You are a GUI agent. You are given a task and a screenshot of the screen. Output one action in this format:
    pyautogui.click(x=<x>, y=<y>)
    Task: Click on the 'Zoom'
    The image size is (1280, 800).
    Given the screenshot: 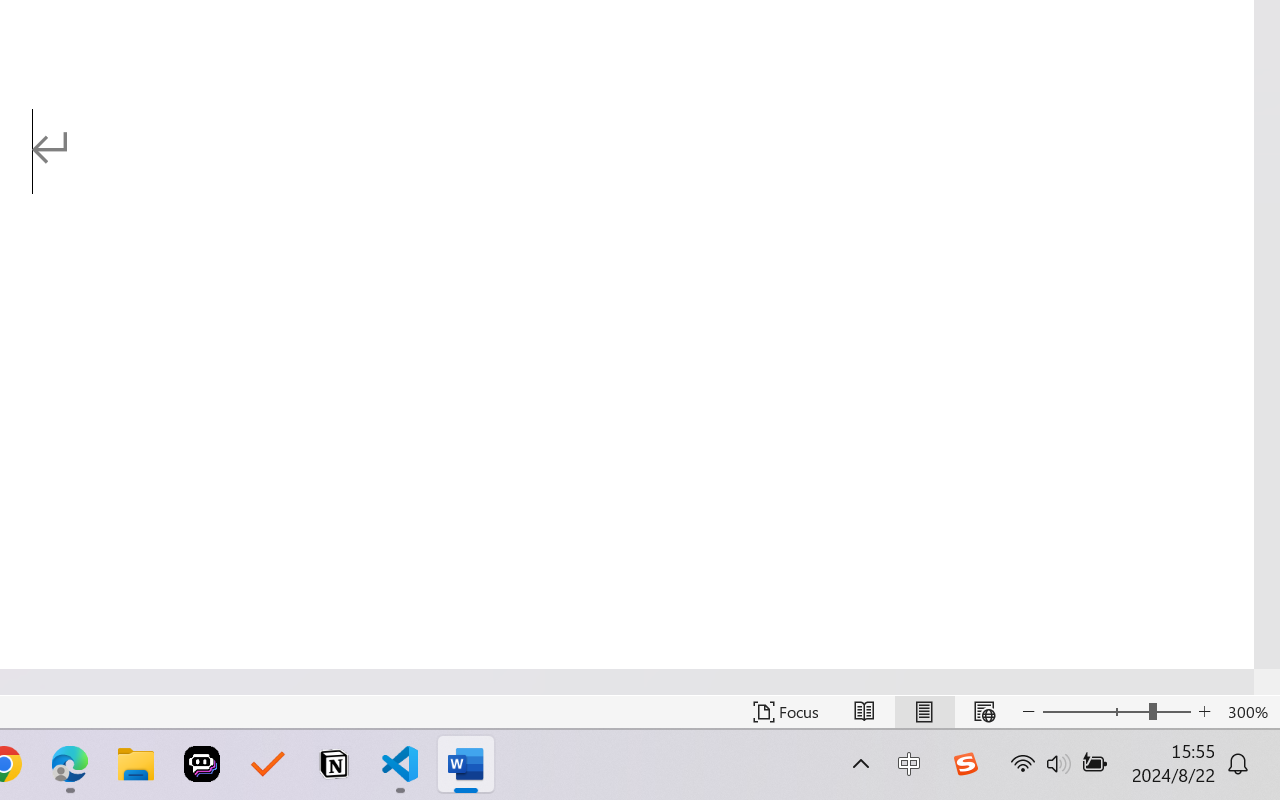 What is the action you would take?
    pyautogui.click(x=1115, y=711)
    